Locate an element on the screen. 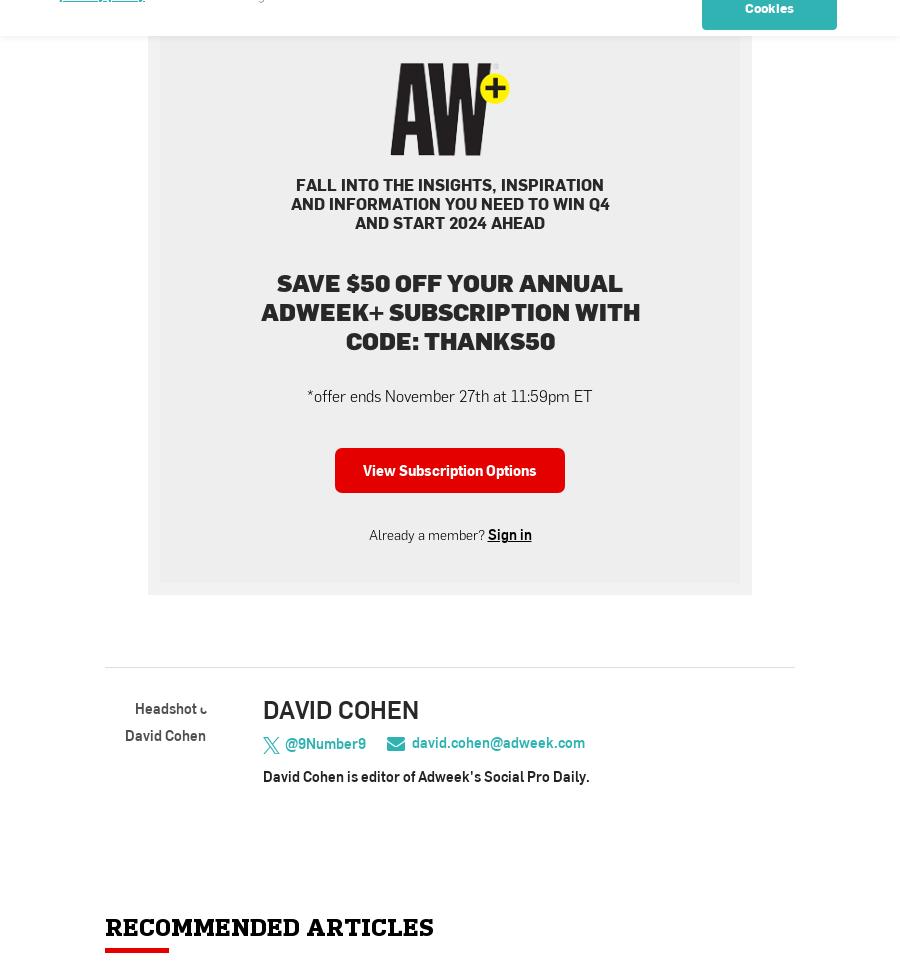 The image size is (900, 964). 'Already a member?' is located at coordinates (368, 535).